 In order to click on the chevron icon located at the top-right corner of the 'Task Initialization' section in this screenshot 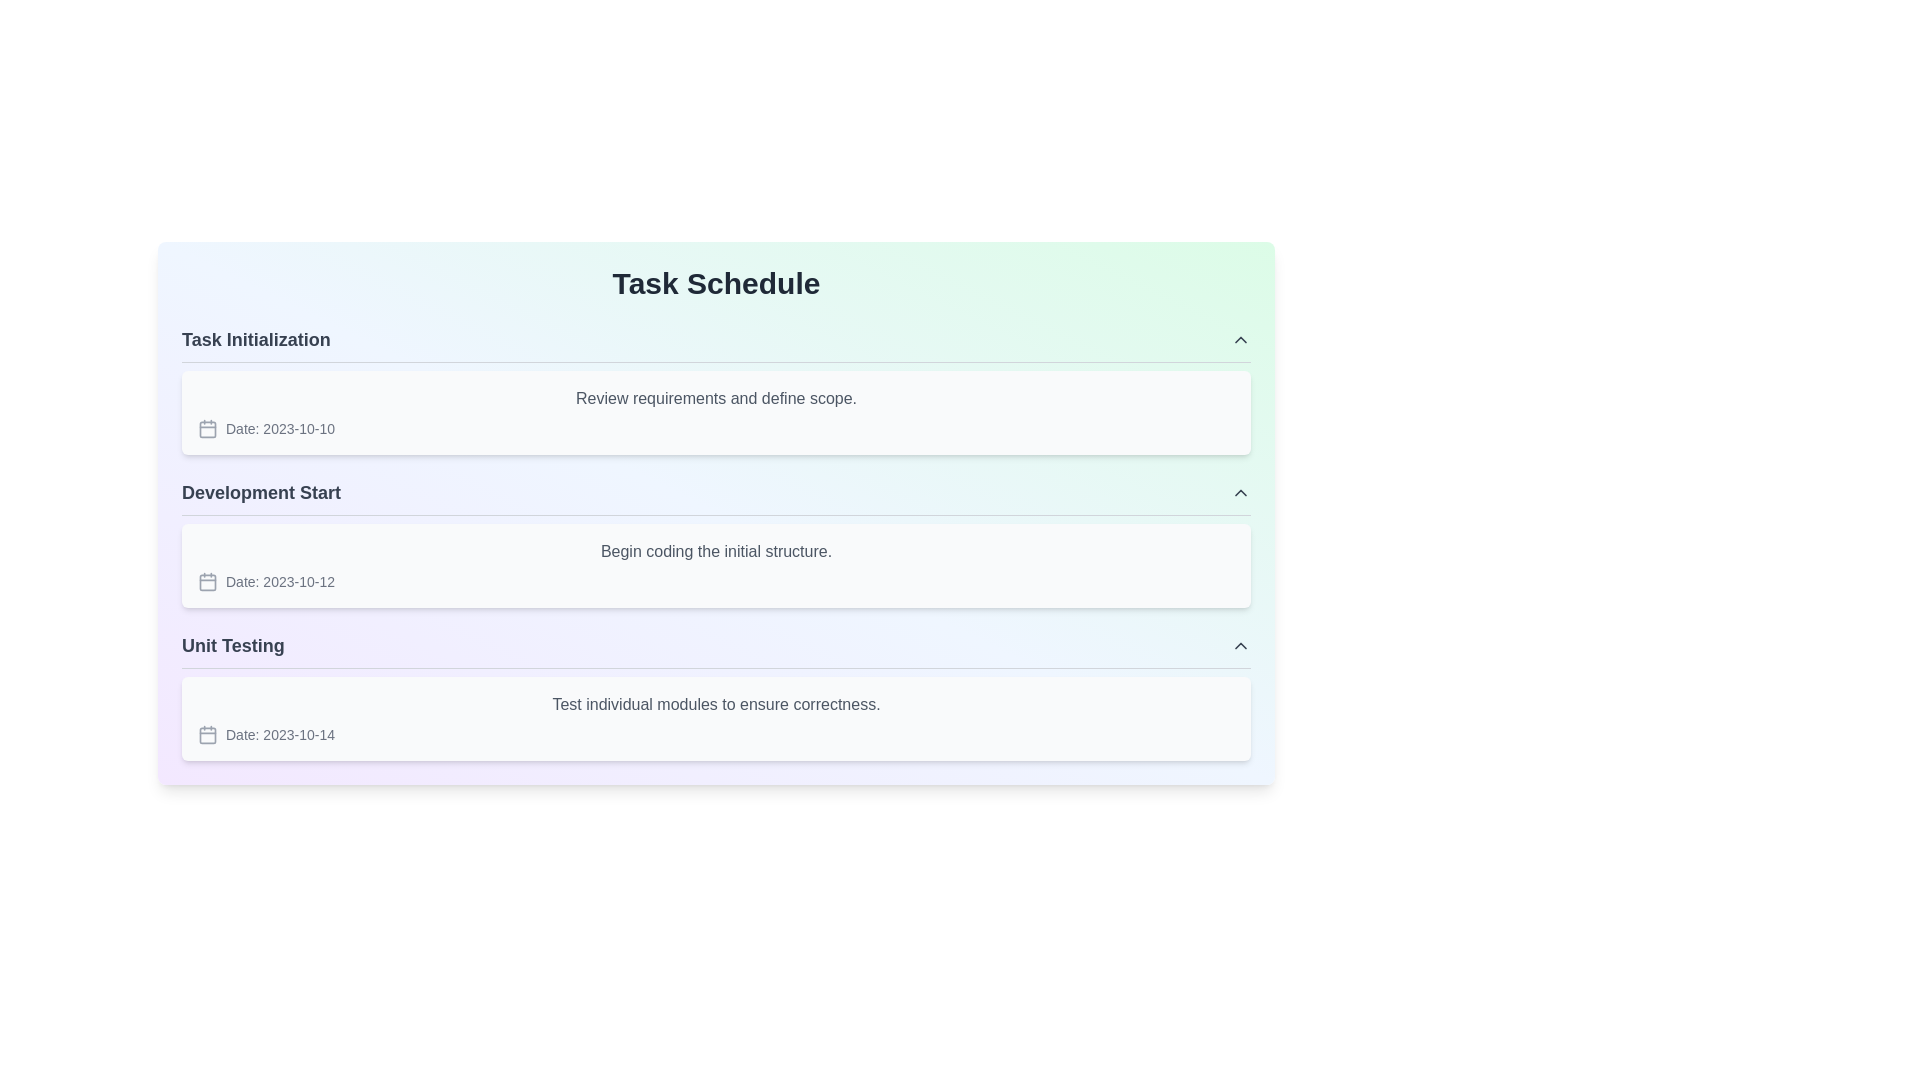, I will do `click(1240, 338)`.